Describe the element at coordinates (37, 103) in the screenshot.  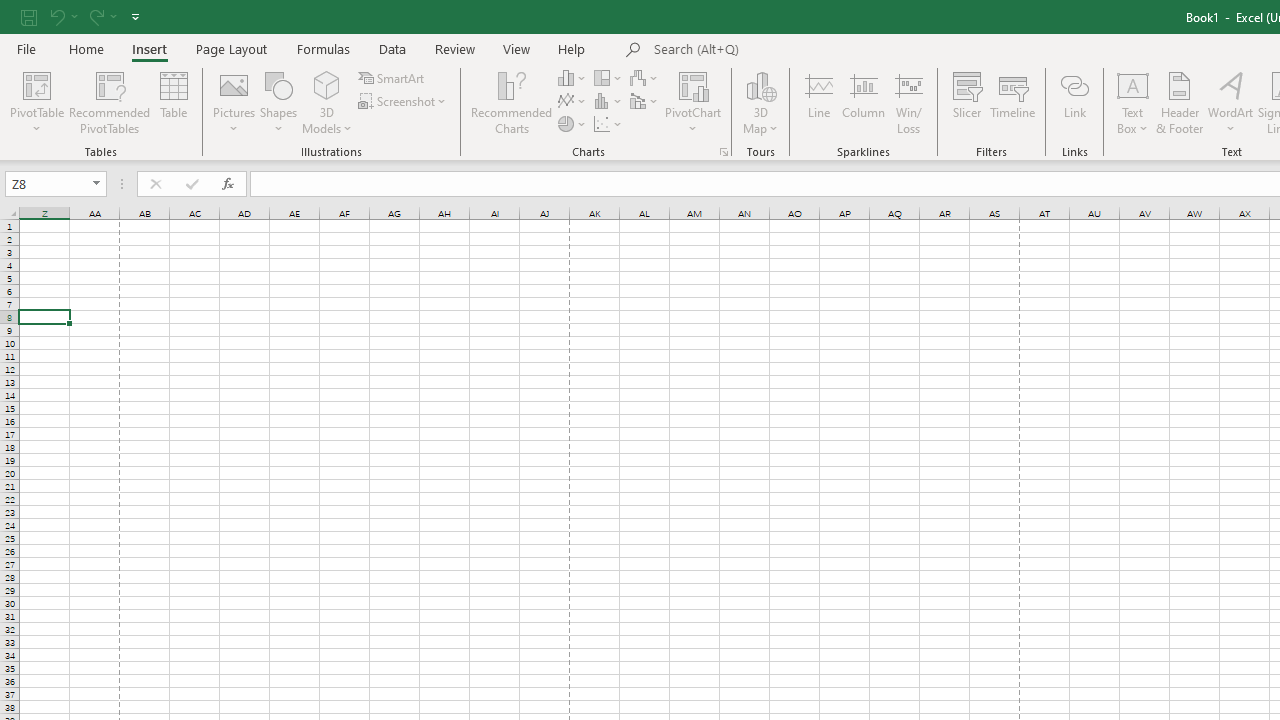
I see `'PivotTable'` at that location.